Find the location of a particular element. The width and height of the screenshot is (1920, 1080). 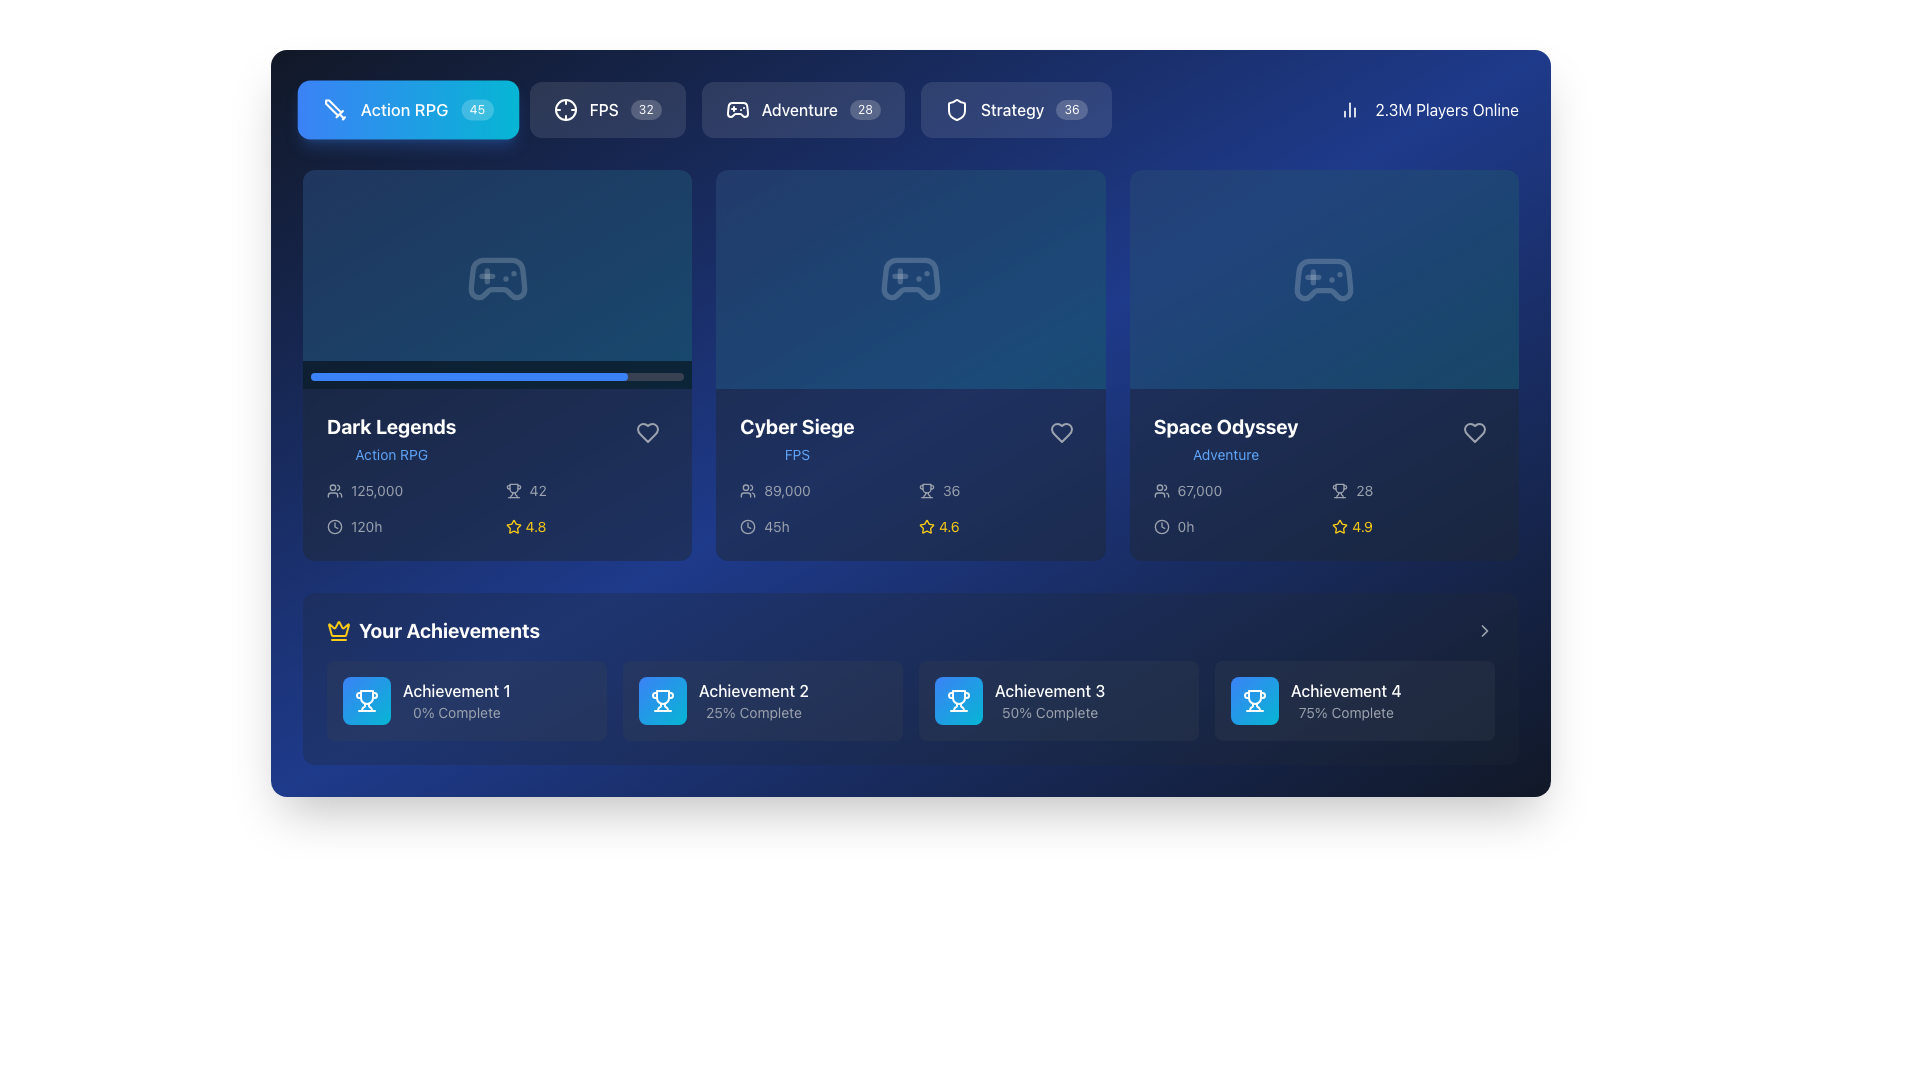

the information displayed in the 'Achievement 2' text element with a dark blue background, which shows '25% Complete' below it is located at coordinates (762, 700).